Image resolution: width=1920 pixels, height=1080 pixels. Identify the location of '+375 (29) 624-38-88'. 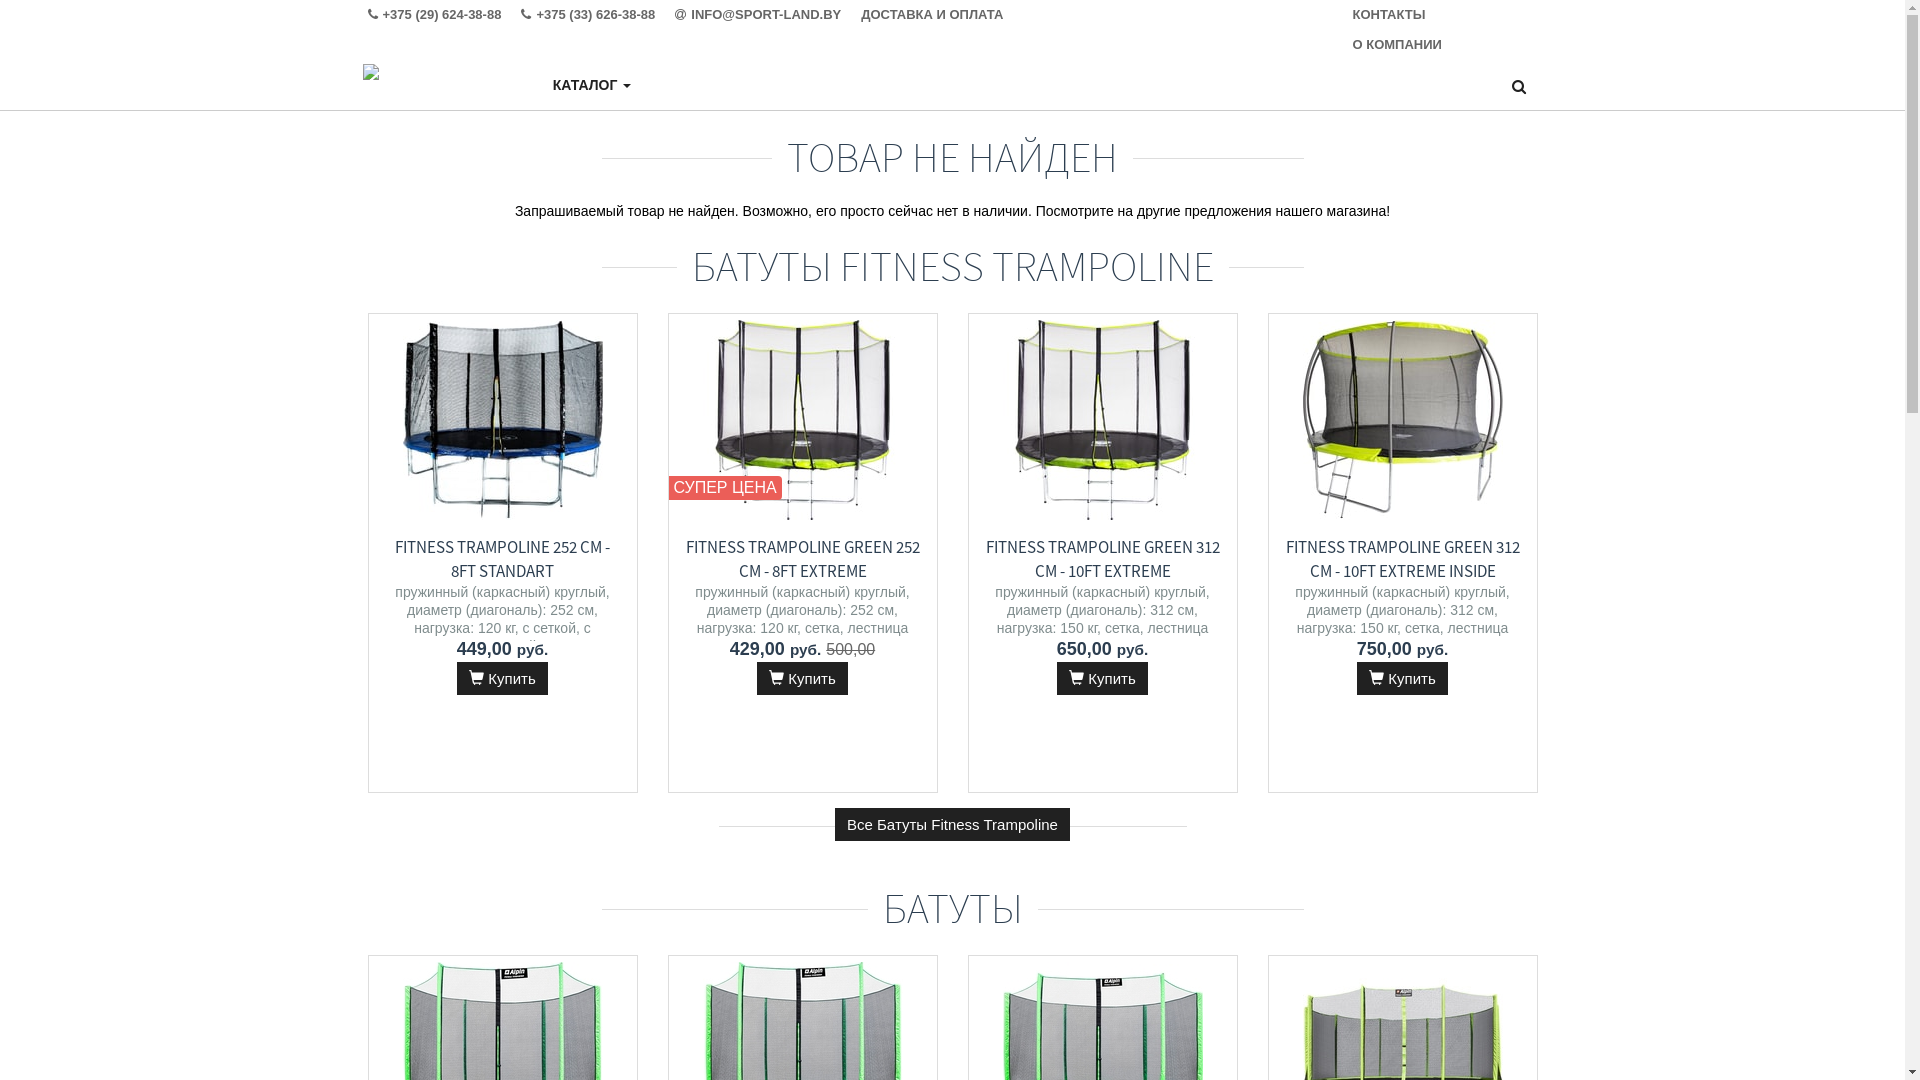
(444, 15).